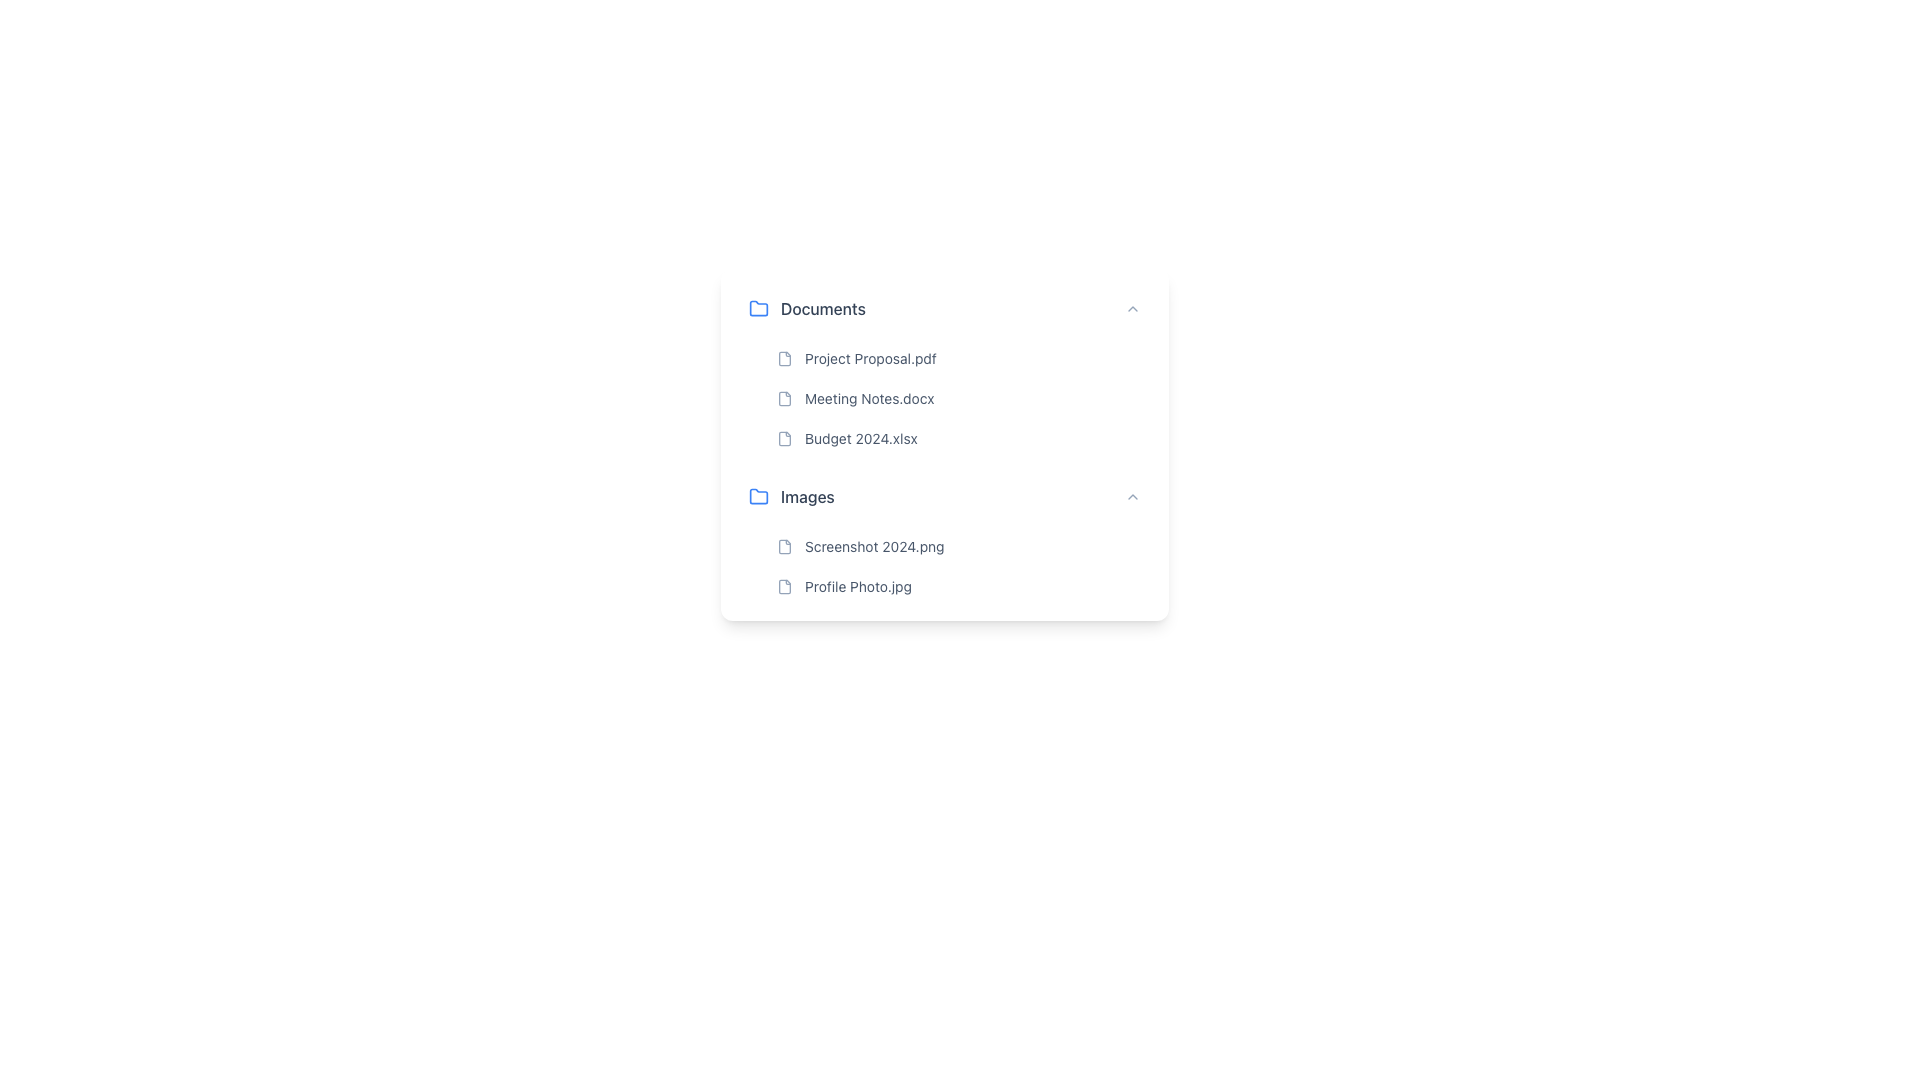 This screenshot has width=1920, height=1080. I want to click on the text label for the file 'Profile Photo.jpg' located, so click(858, 585).